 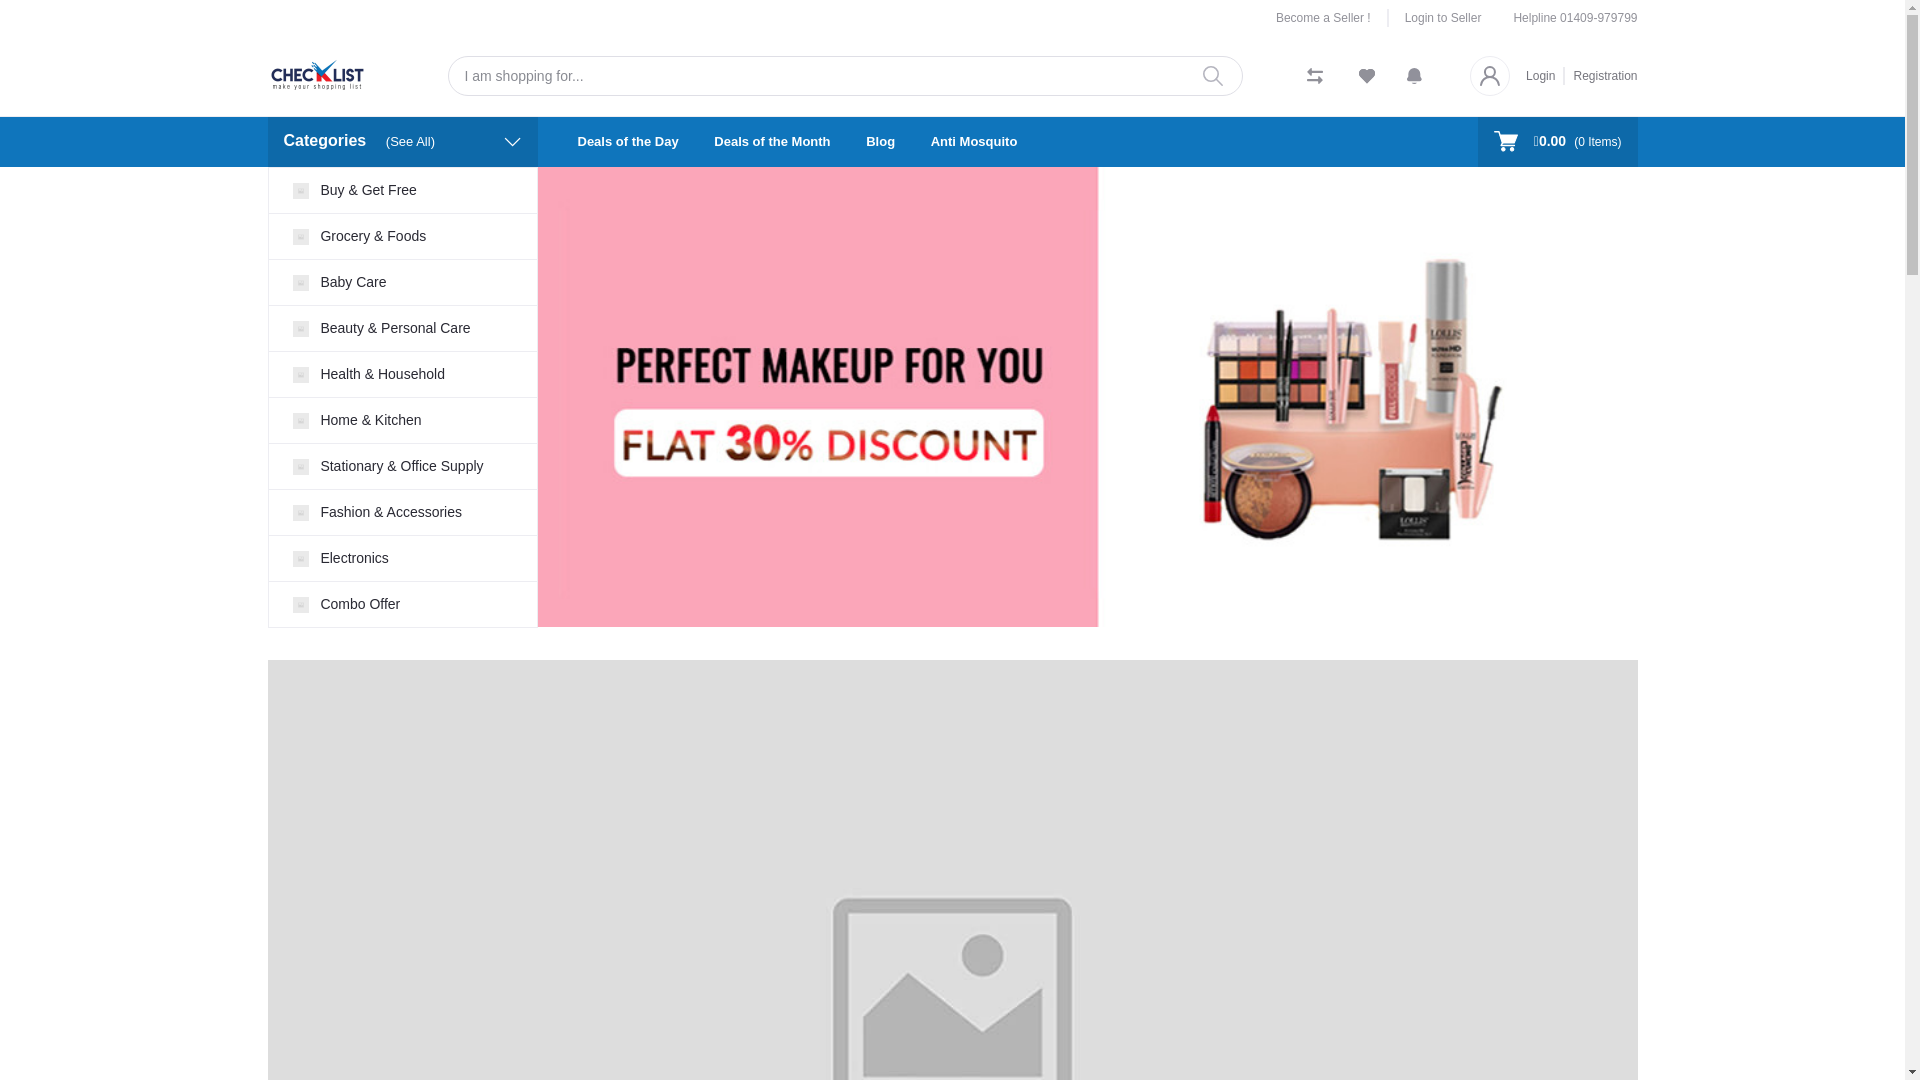 What do you see at coordinates (1332, 18) in the screenshot?
I see `'Become a Seller !'` at bounding box center [1332, 18].